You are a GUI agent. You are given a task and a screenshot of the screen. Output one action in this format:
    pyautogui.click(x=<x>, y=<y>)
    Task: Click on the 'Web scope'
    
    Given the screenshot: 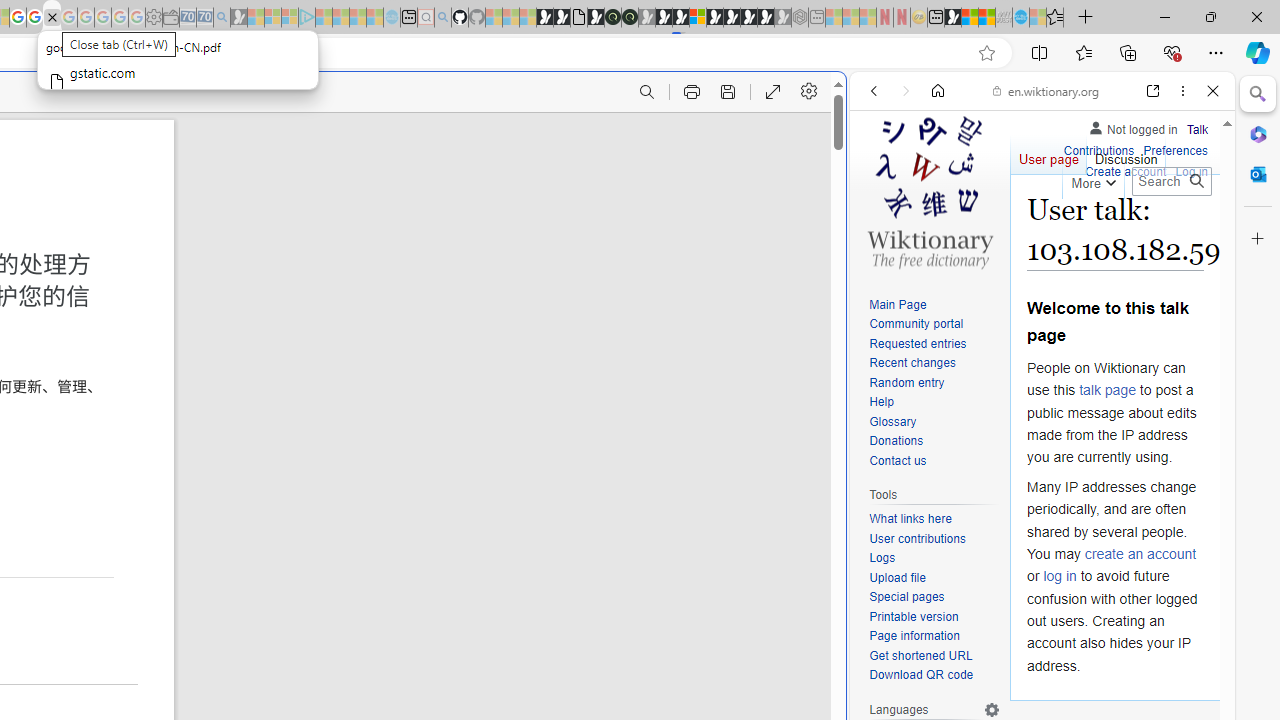 What is the action you would take?
    pyautogui.click(x=881, y=180)
    